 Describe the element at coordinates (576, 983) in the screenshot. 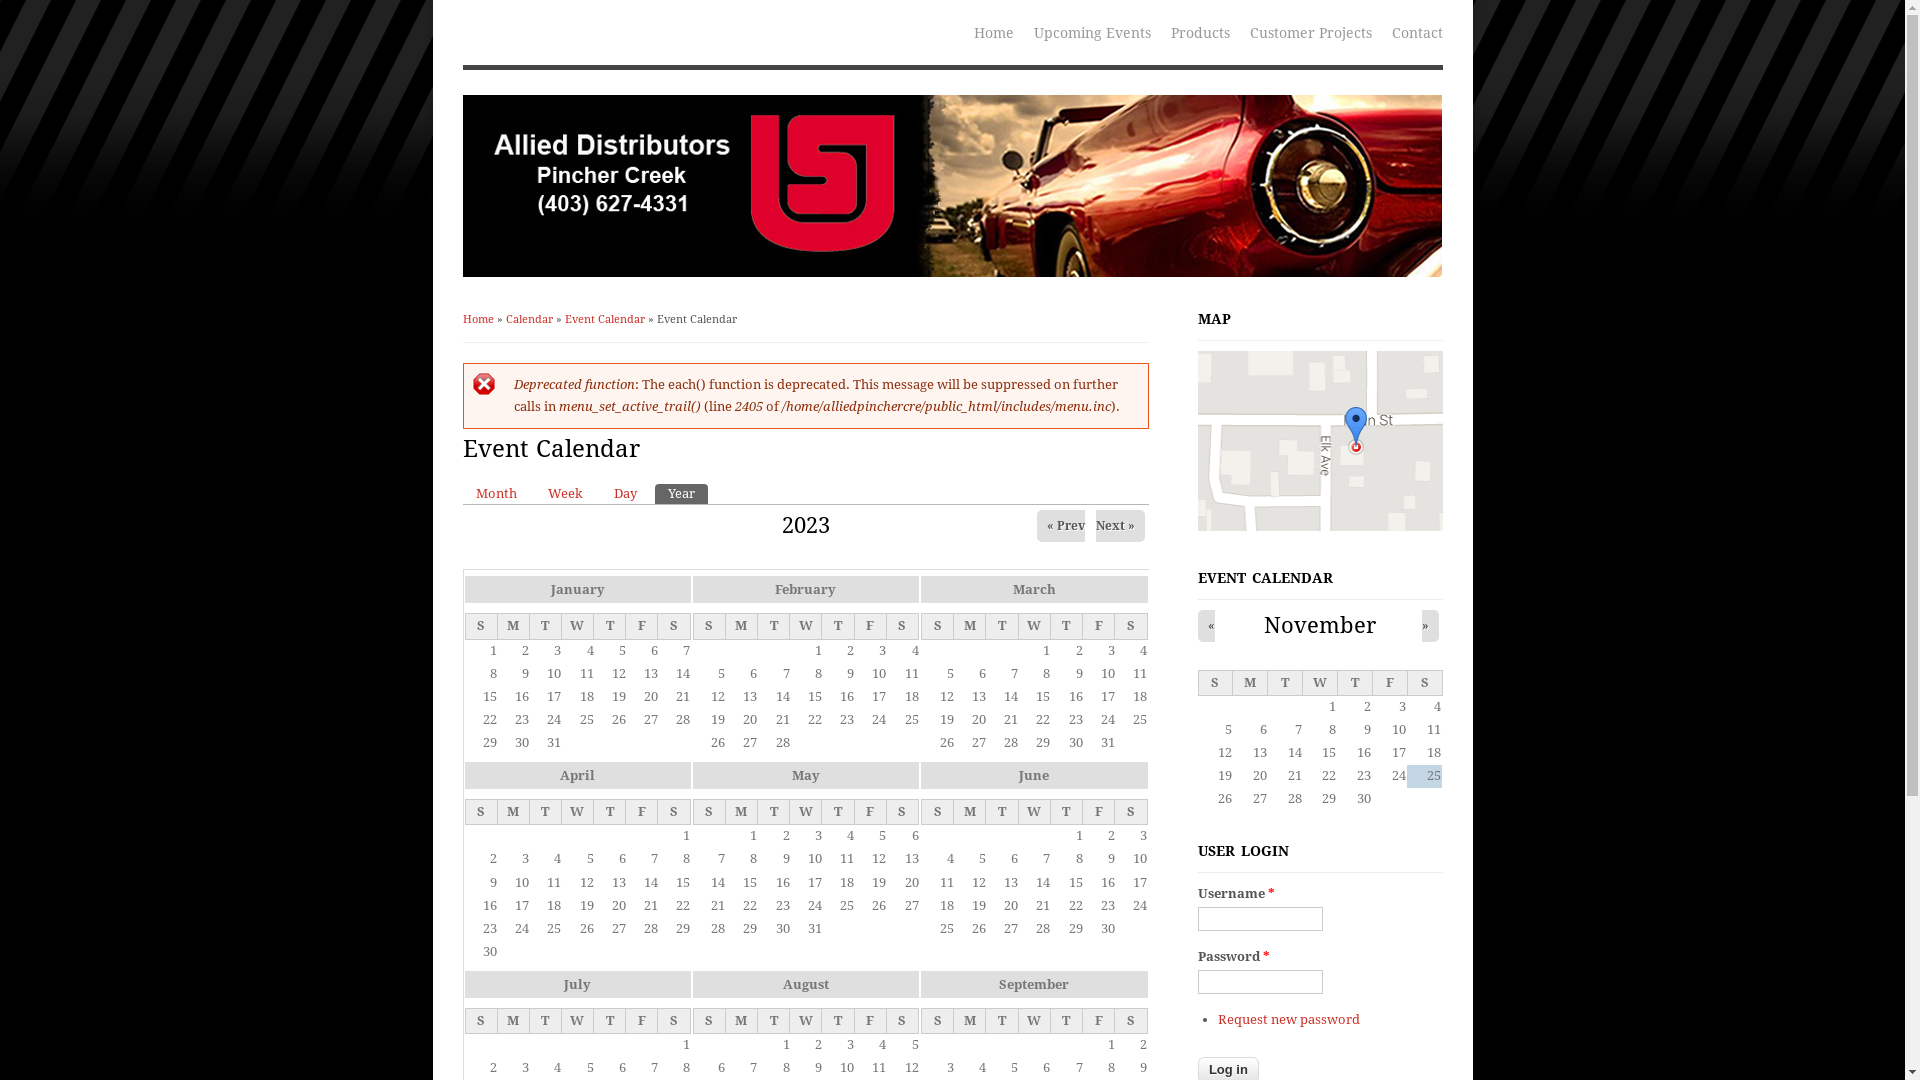

I see `'July'` at that location.